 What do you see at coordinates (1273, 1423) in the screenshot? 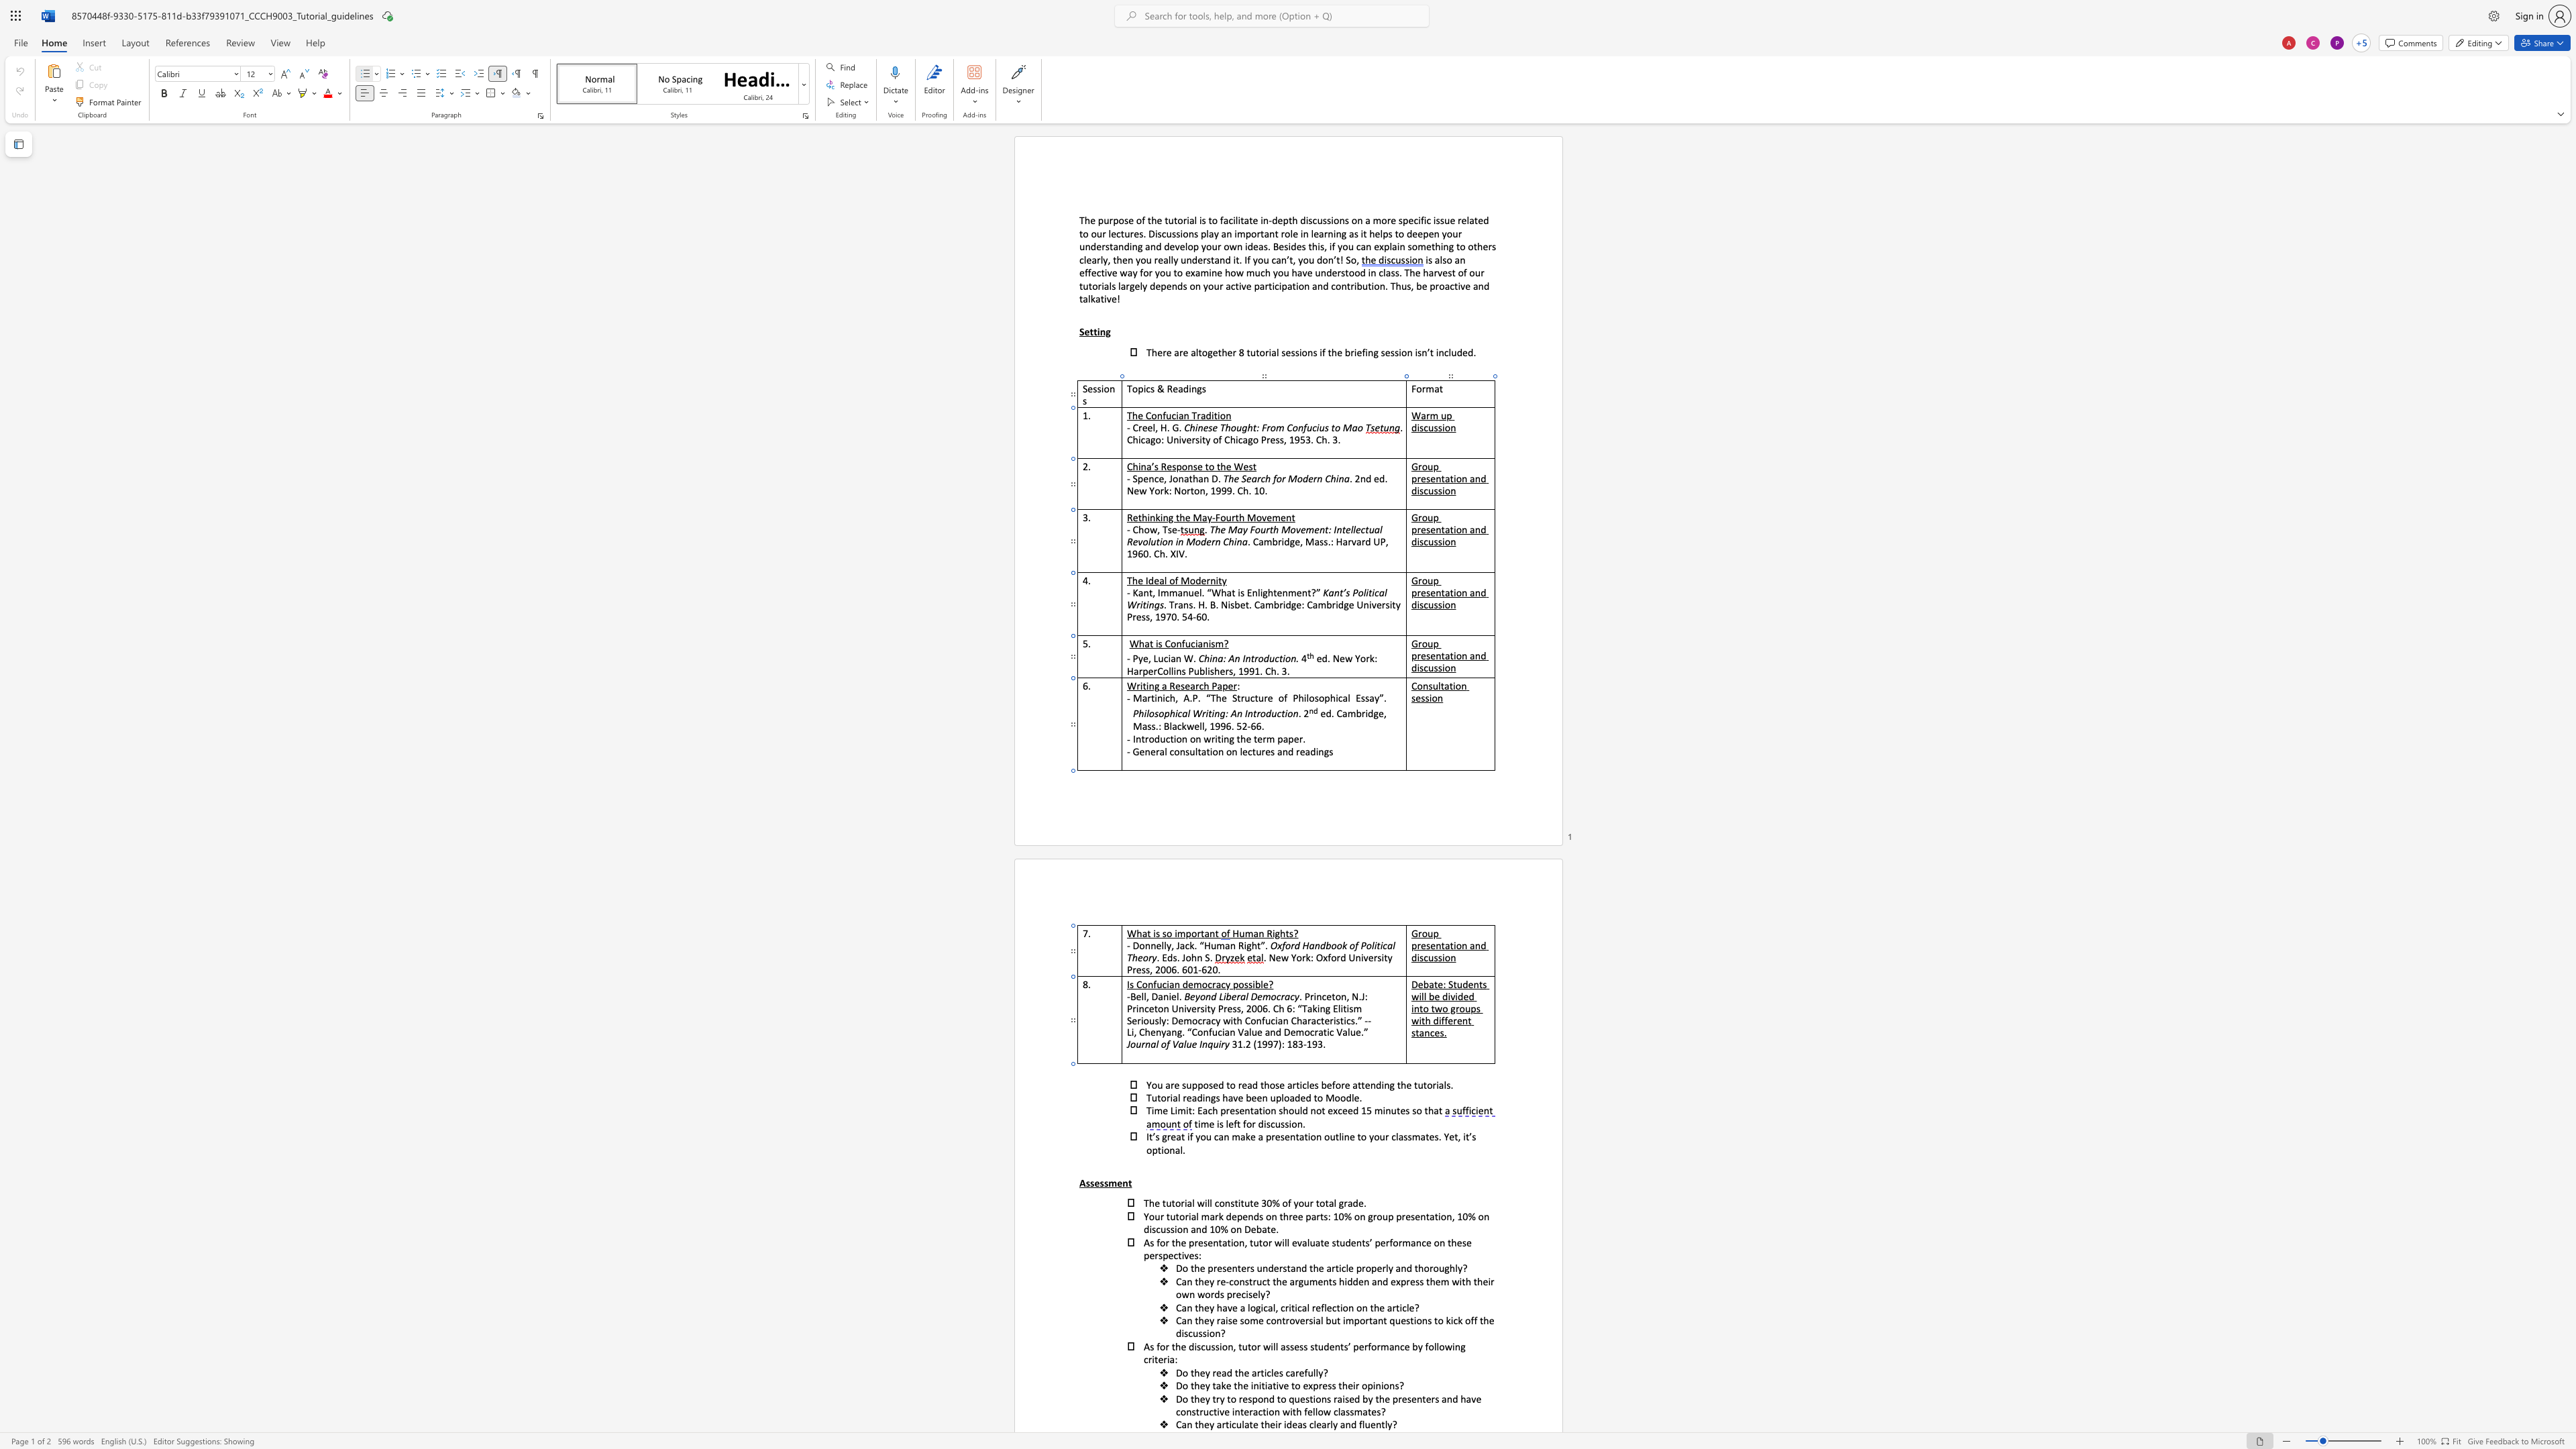
I see `the space between the continuous character "e" and "i" in the text` at bounding box center [1273, 1423].